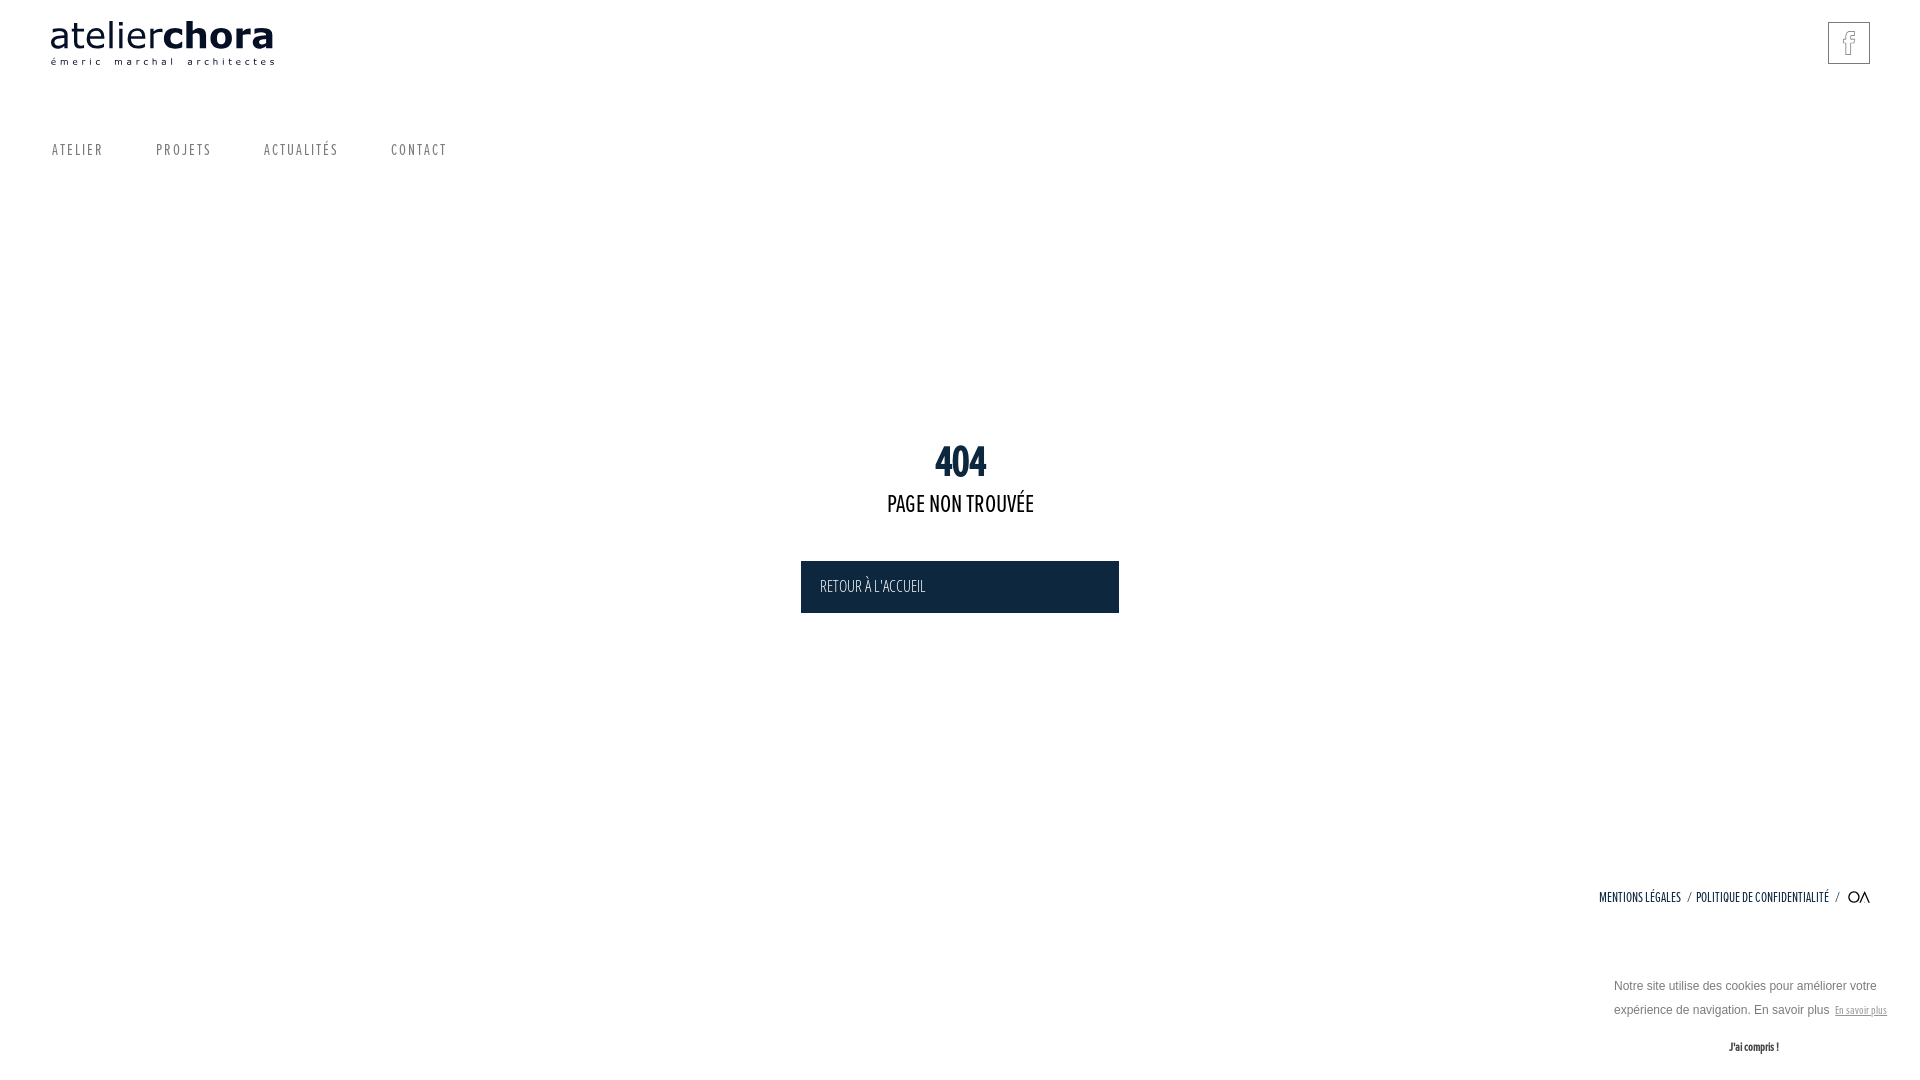 The width and height of the screenshot is (1920, 1080). What do you see at coordinates (77, 149) in the screenshot?
I see `'ATELIER'` at bounding box center [77, 149].